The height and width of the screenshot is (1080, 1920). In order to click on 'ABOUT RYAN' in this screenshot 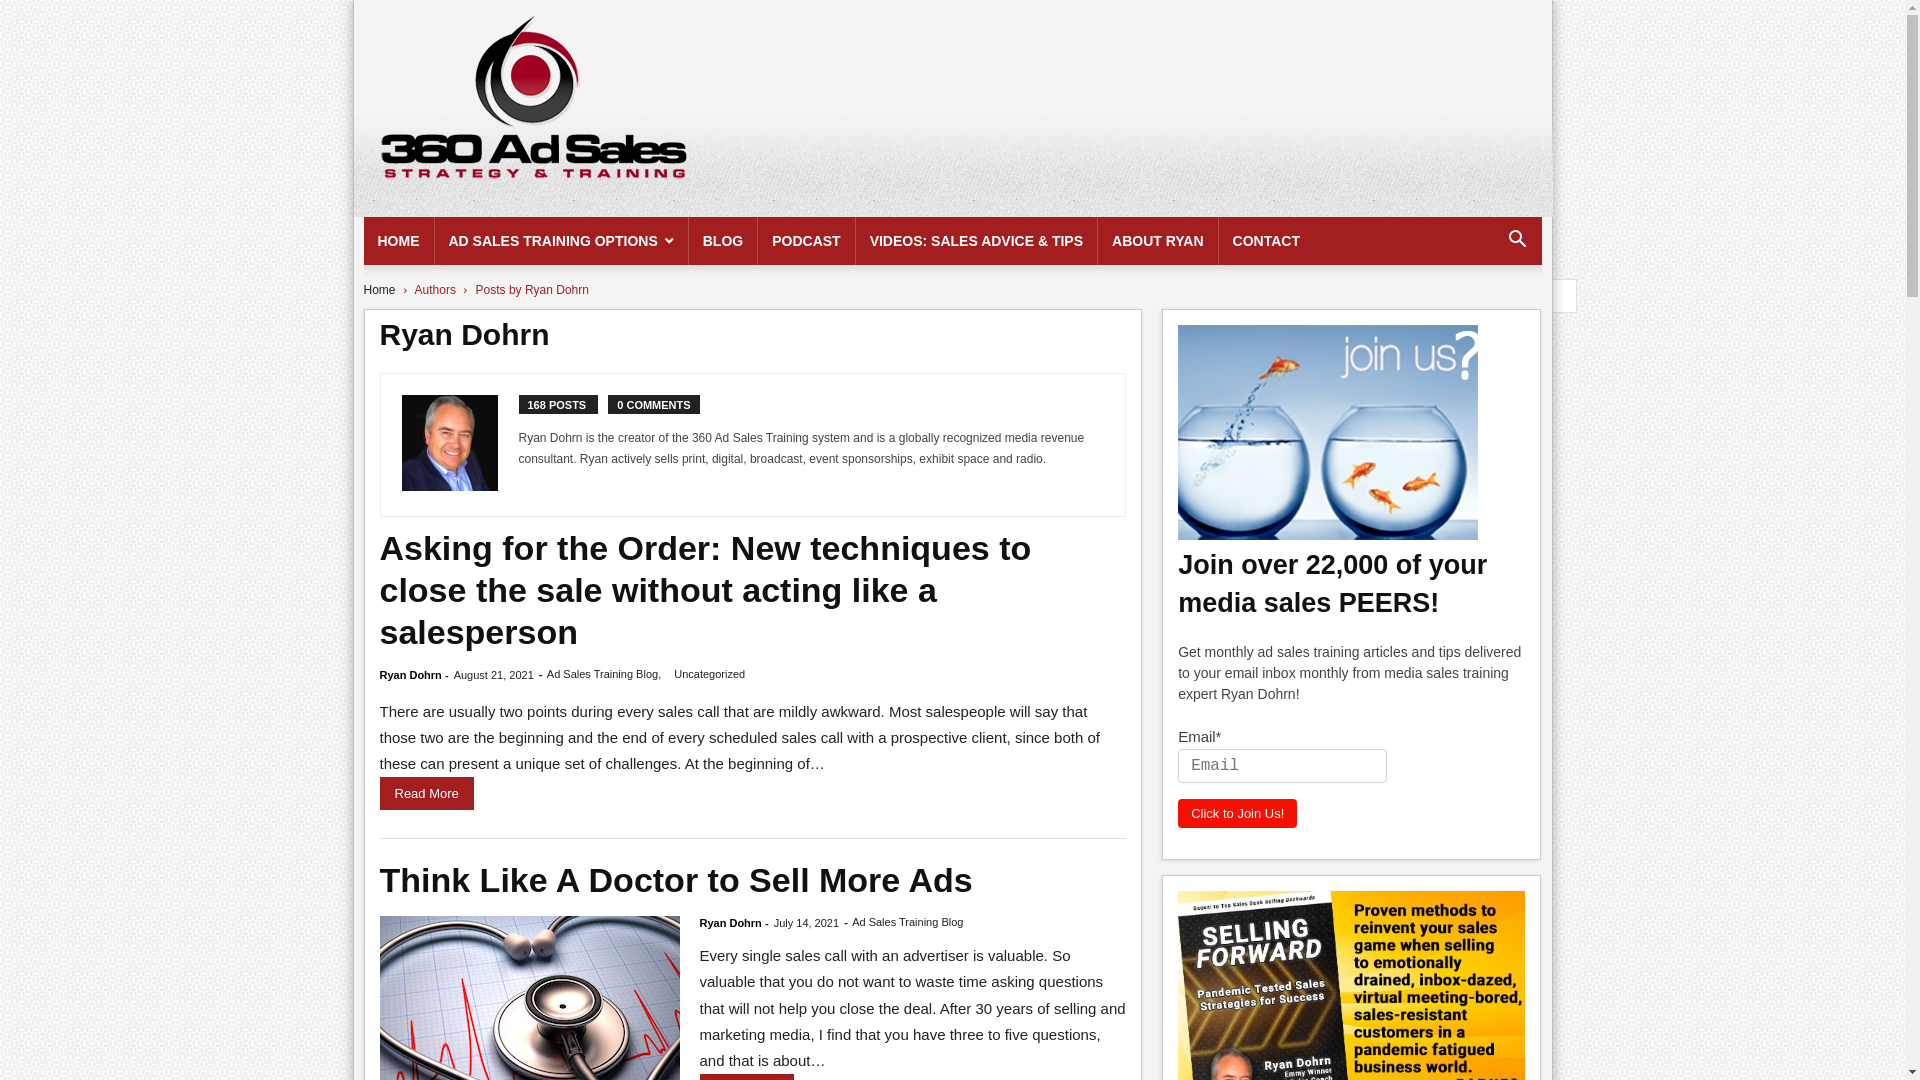, I will do `click(1157, 239)`.